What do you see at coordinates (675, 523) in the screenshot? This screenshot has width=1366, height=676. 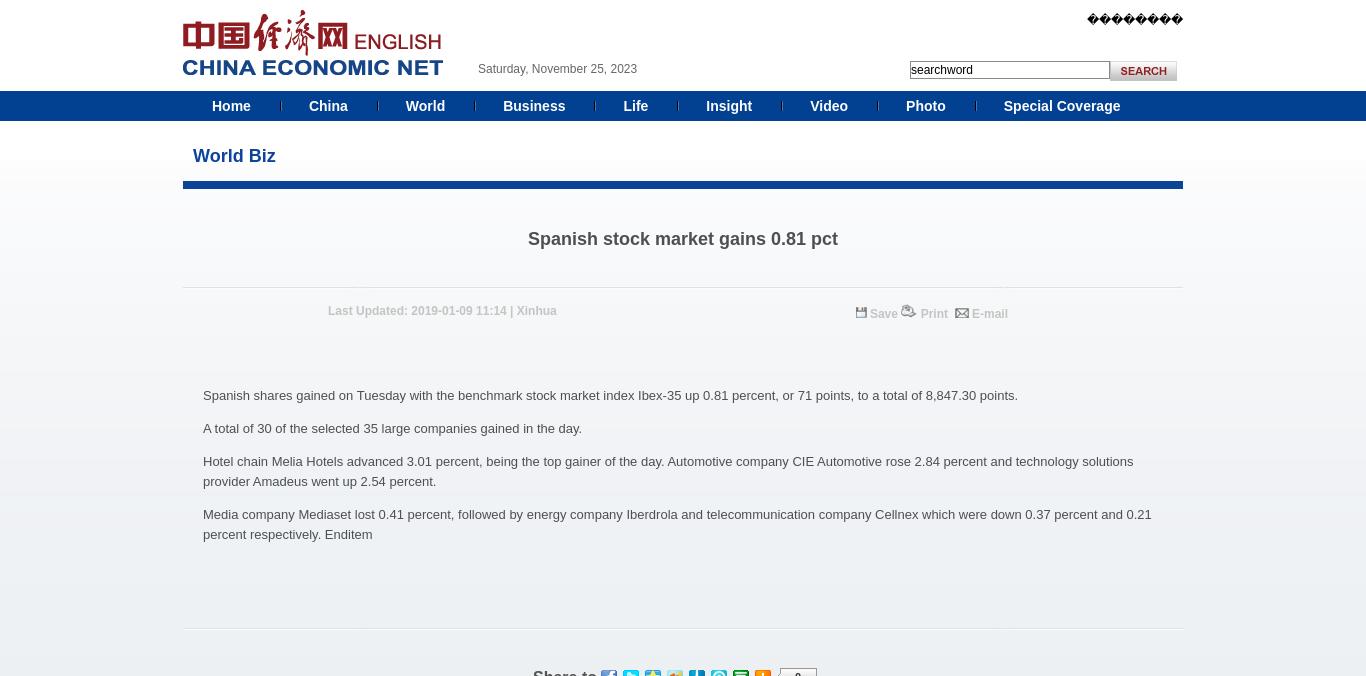 I see `'Media company Mediaset lost 0.41 percent, followed by energy company Iberdrola and telecommunication company Cellnex which were down 0.37 percent and 0.21 percent respectively. Enditem'` at bounding box center [675, 523].